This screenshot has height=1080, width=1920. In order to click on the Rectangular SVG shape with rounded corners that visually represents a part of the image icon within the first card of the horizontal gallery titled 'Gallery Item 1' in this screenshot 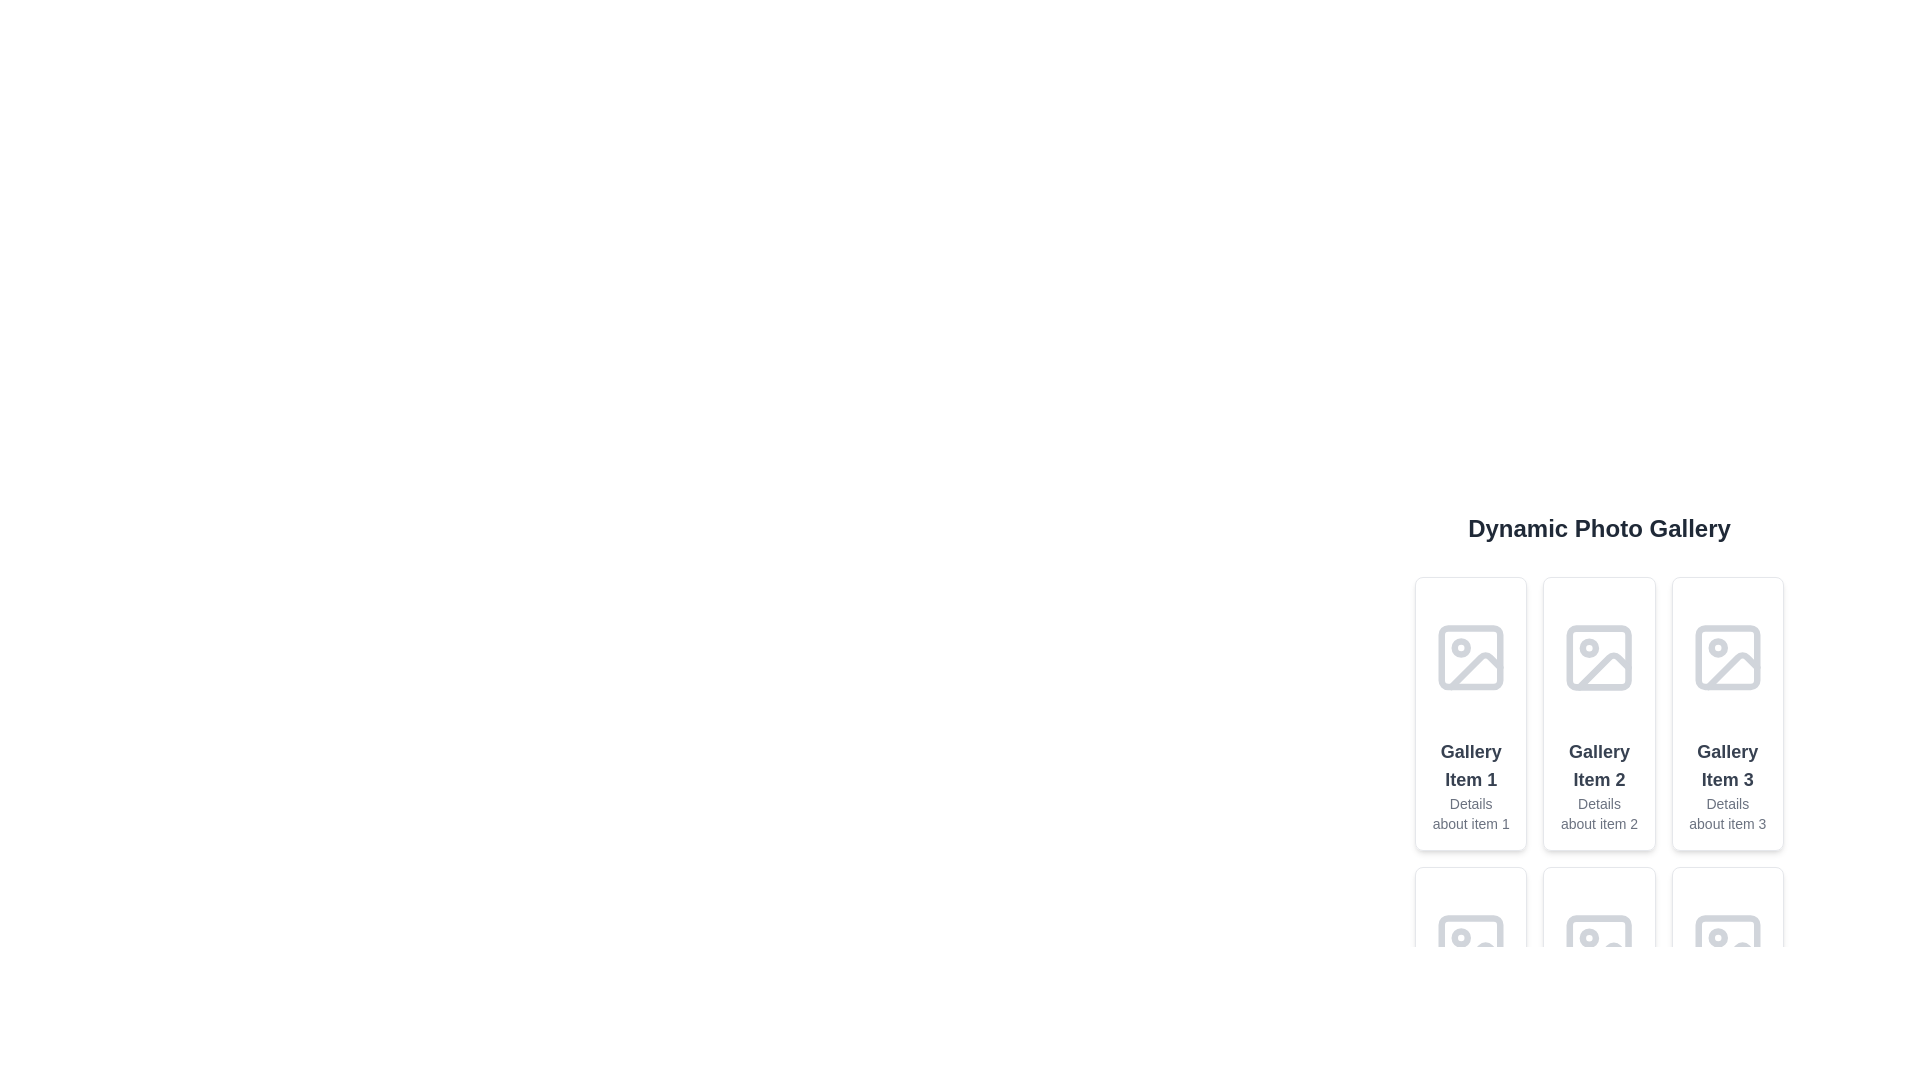, I will do `click(1471, 658)`.